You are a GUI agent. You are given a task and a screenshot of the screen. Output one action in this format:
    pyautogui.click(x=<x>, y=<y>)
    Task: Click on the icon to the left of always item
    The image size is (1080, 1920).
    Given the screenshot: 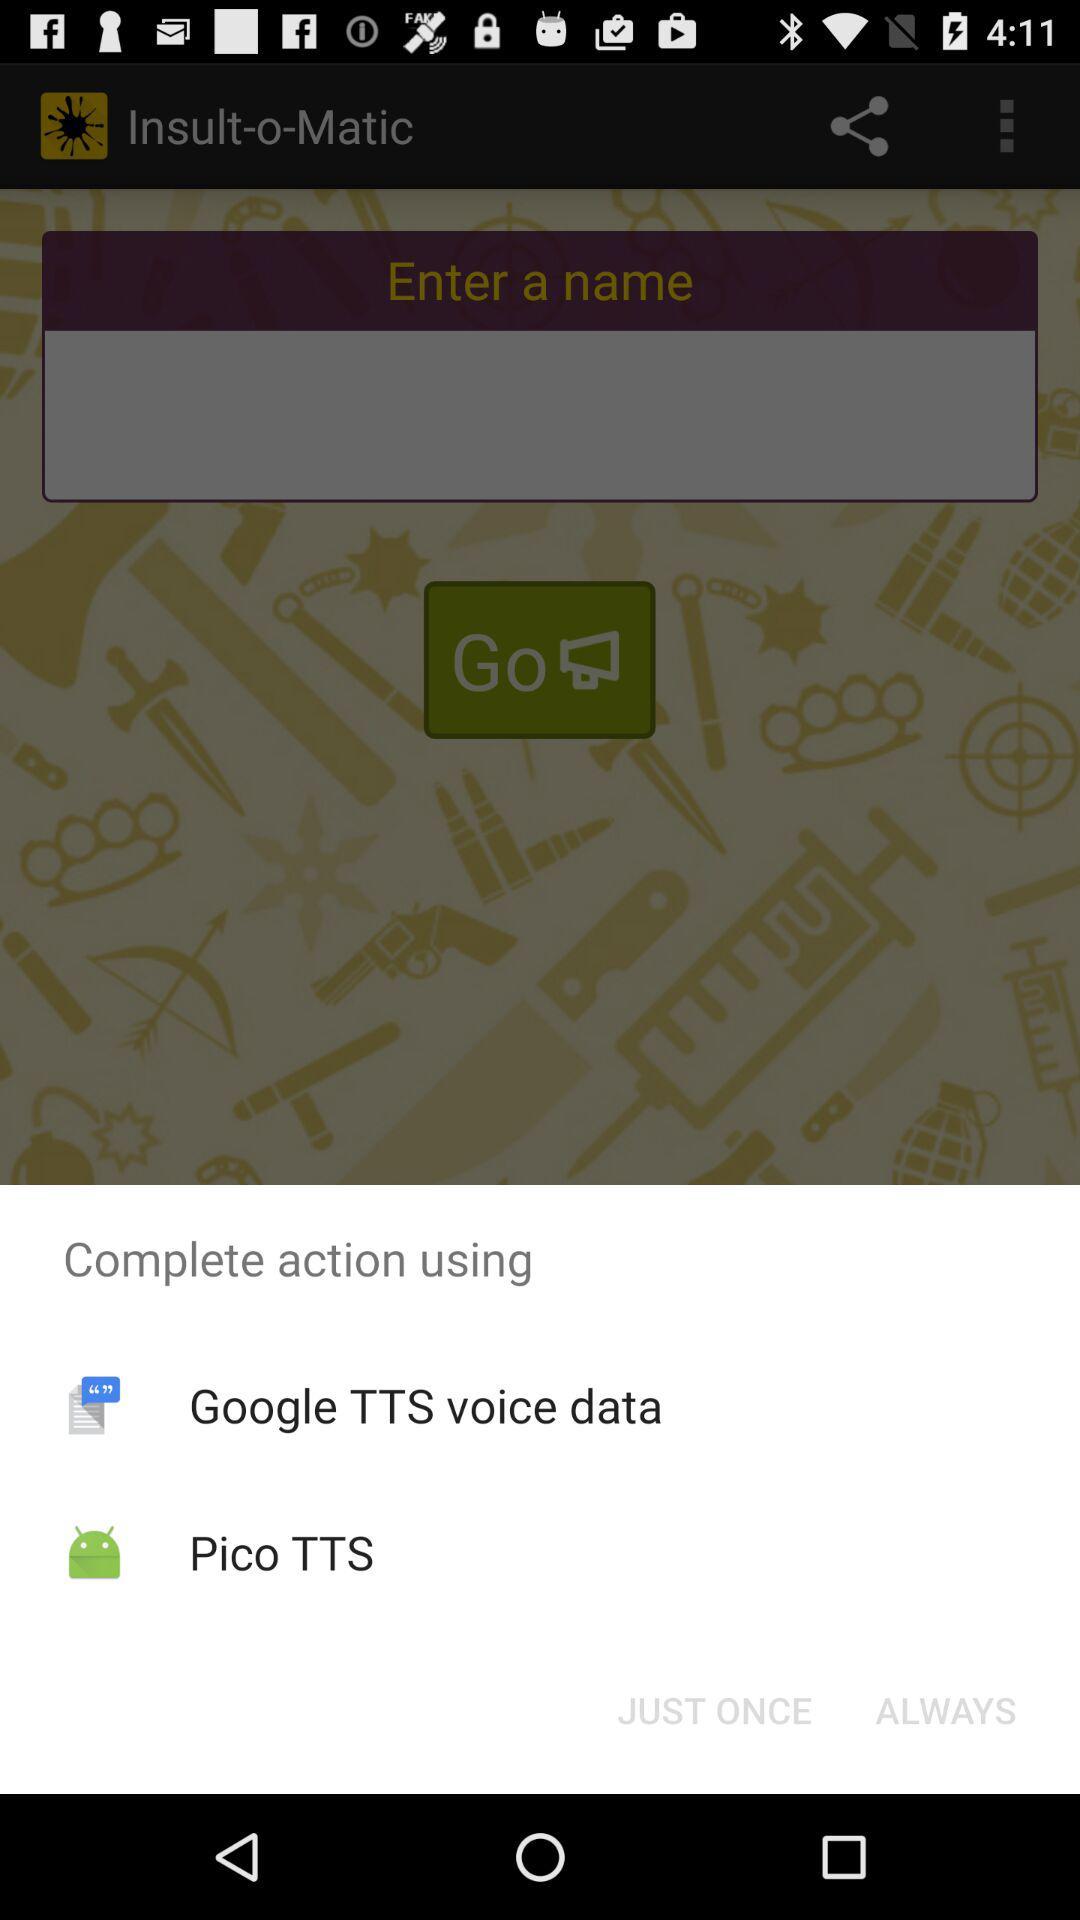 What is the action you would take?
    pyautogui.click(x=713, y=1708)
    